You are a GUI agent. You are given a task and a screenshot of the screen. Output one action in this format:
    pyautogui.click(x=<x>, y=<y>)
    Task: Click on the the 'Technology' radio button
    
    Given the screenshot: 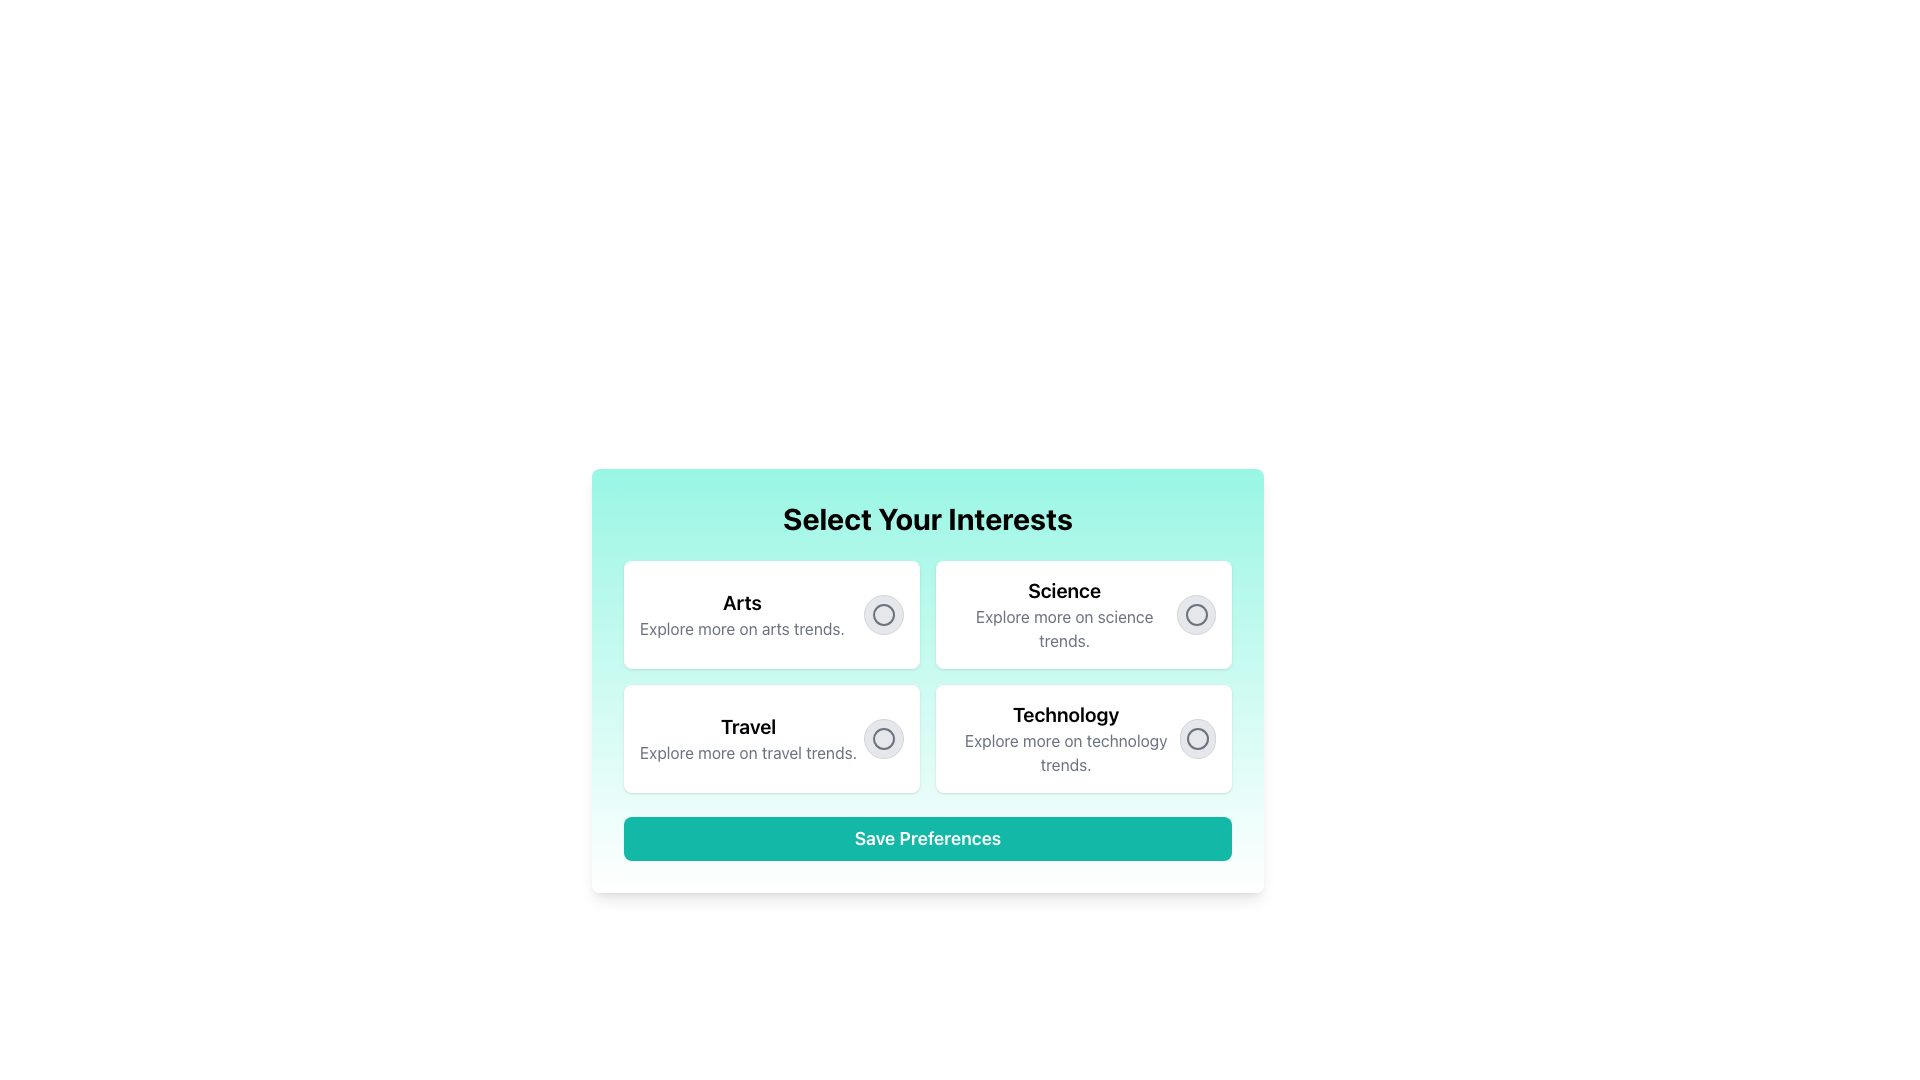 What is the action you would take?
    pyautogui.click(x=1198, y=739)
    